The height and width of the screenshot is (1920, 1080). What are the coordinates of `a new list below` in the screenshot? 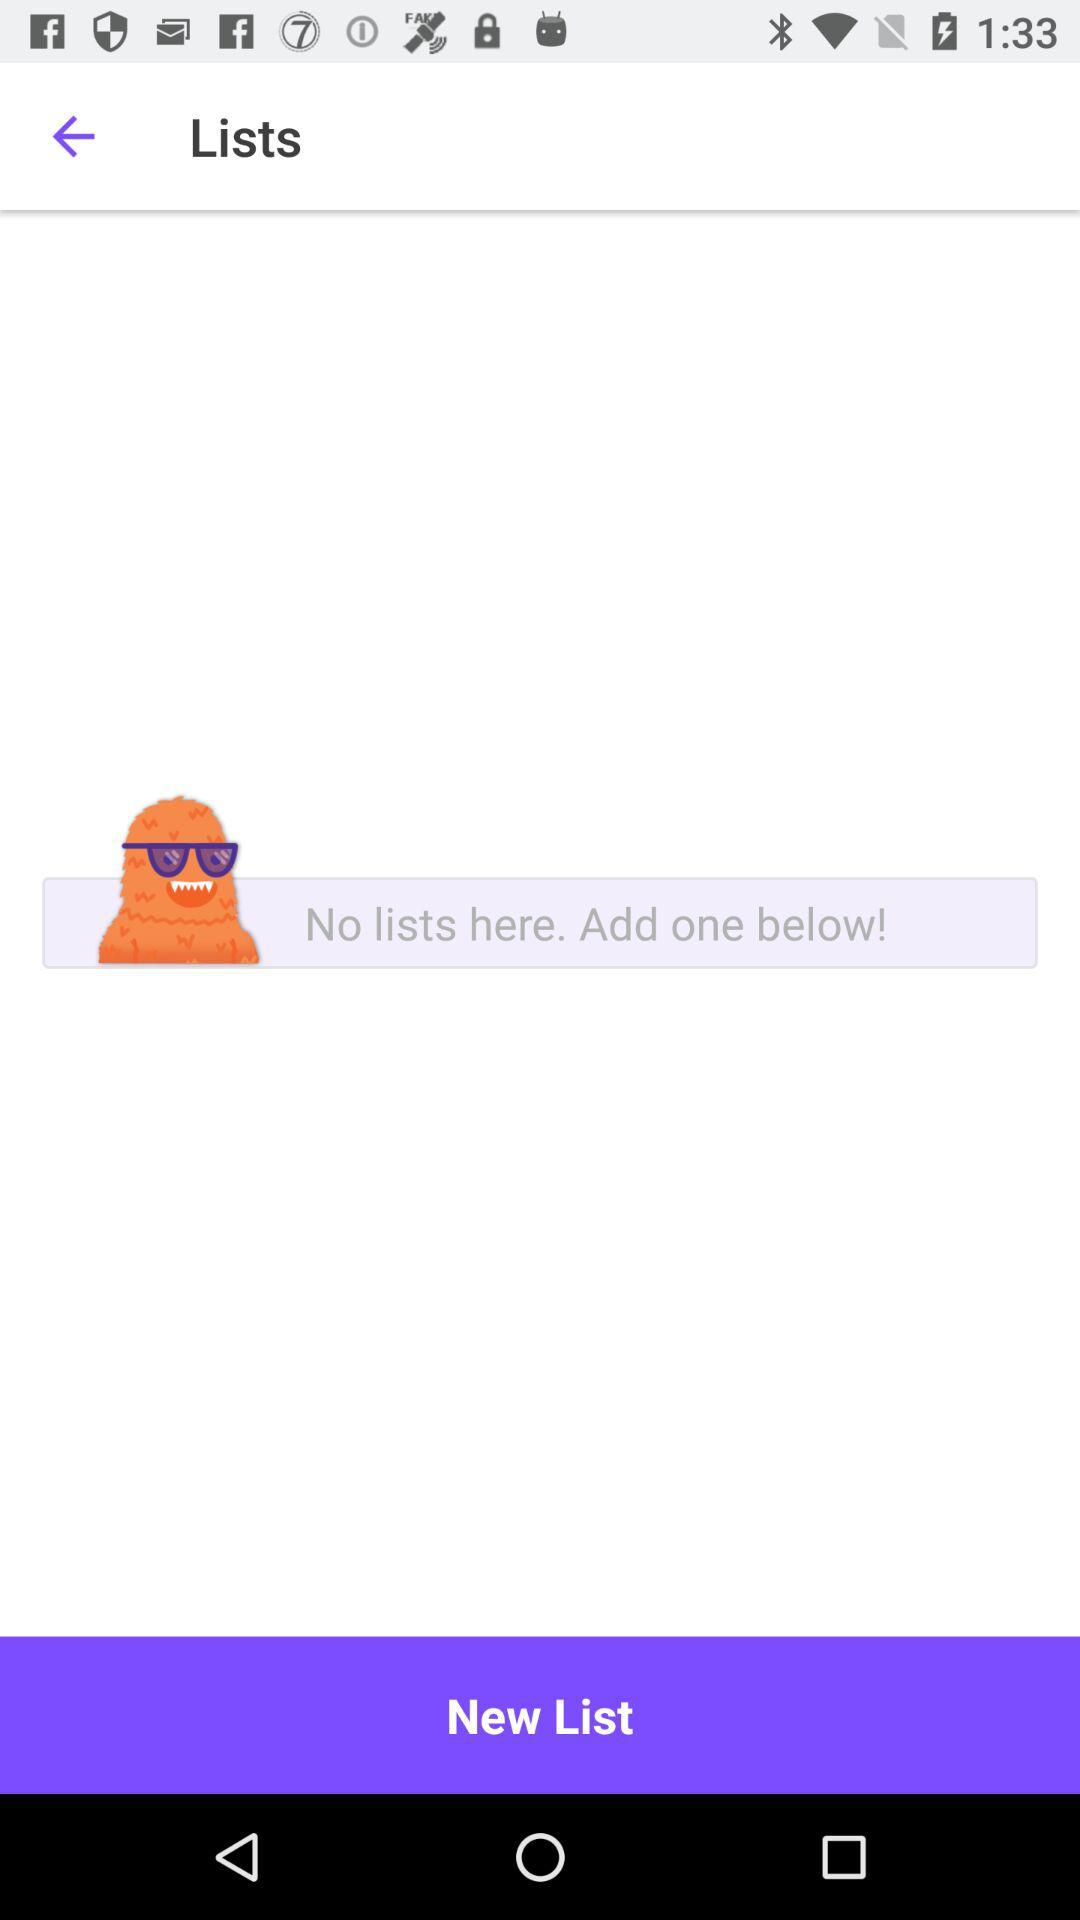 It's located at (540, 922).